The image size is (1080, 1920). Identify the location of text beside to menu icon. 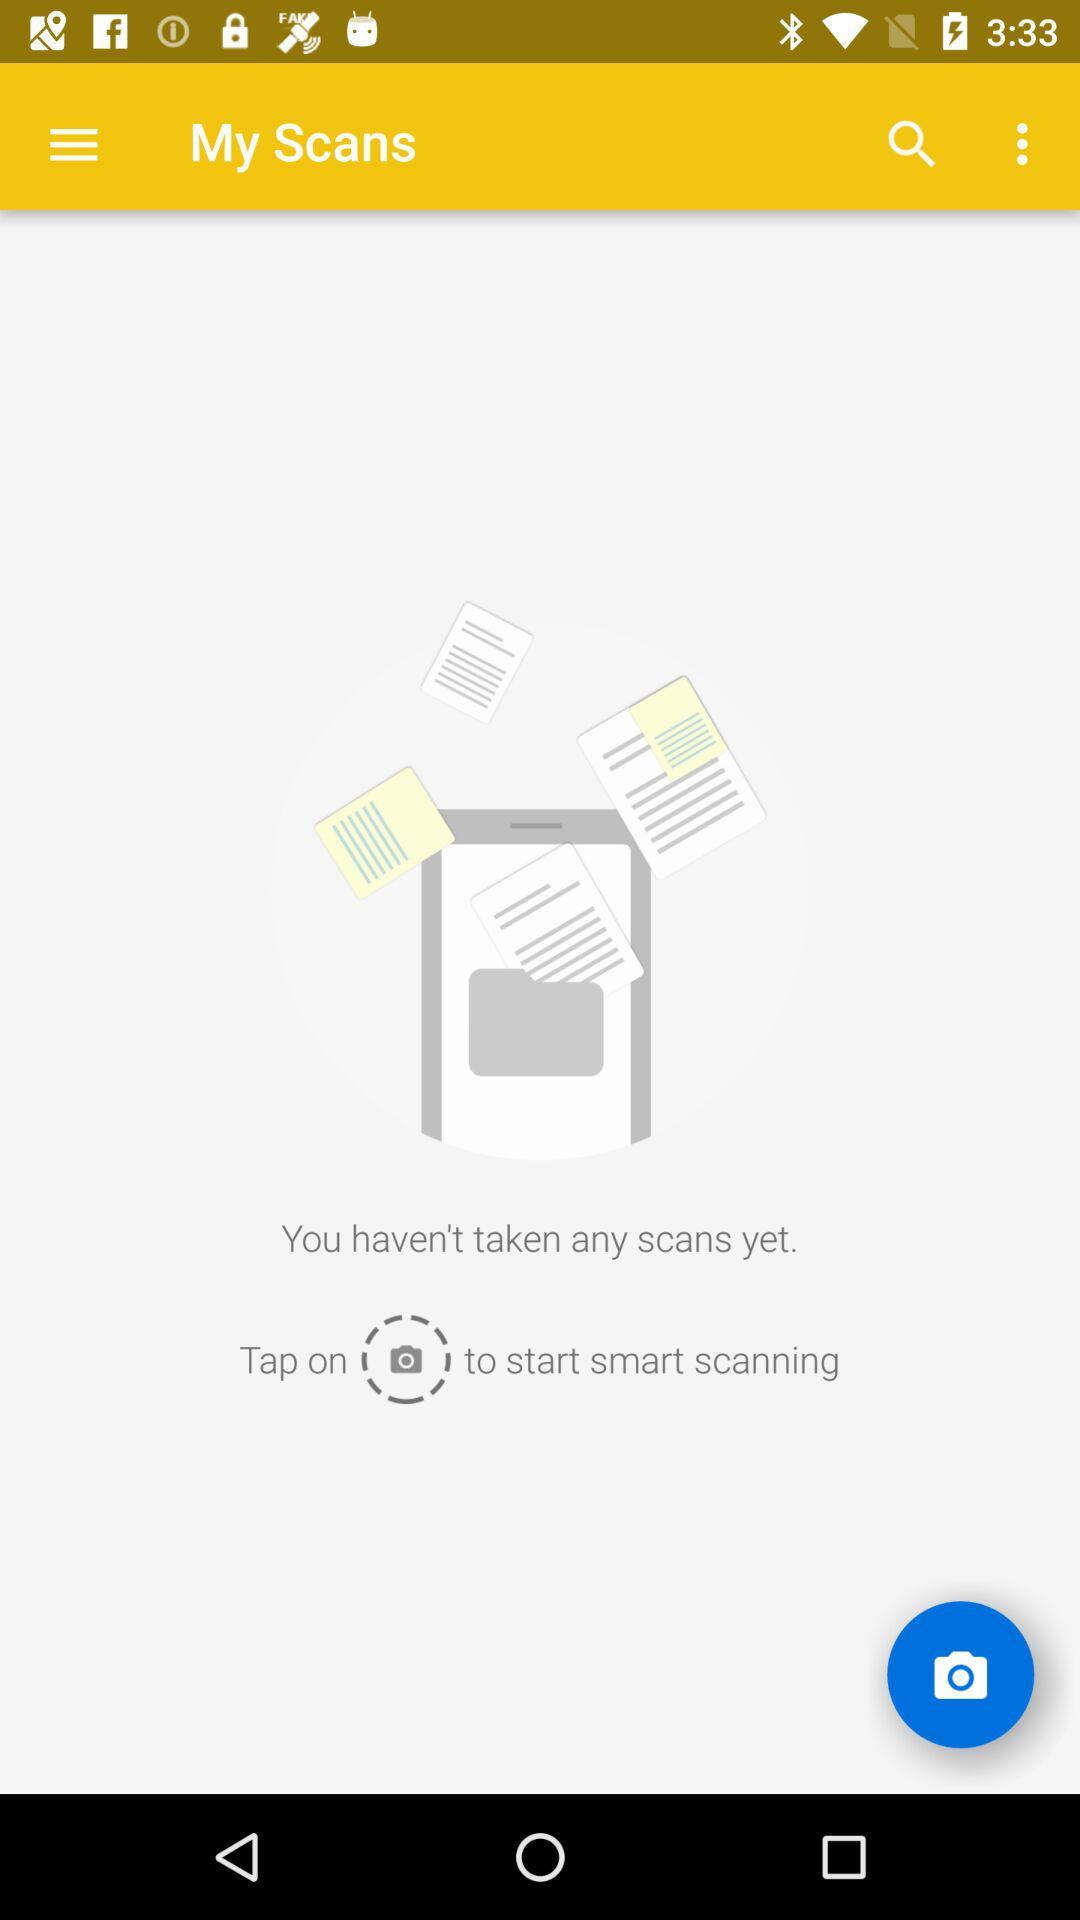
(303, 139).